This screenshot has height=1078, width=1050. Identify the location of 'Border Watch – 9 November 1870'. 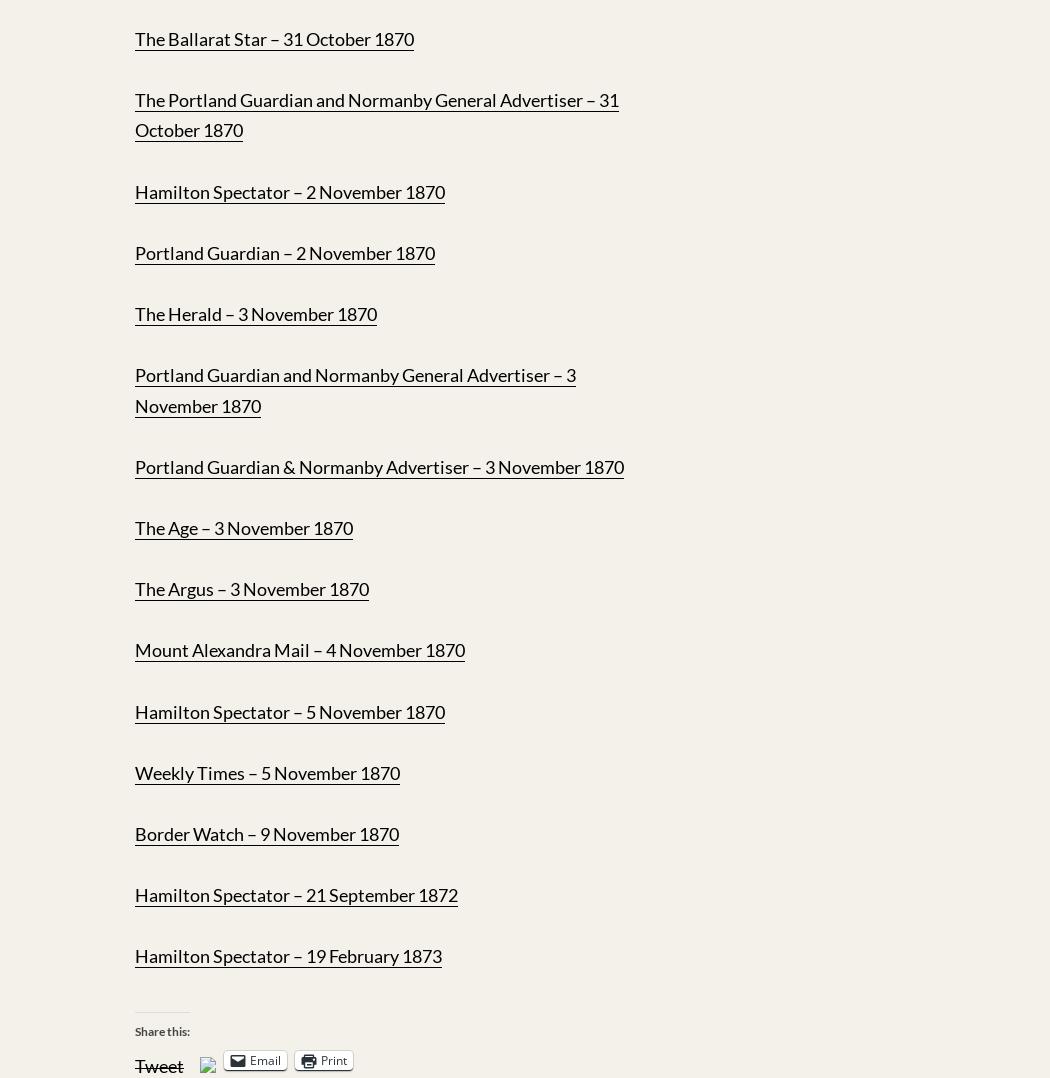
(266, 834).